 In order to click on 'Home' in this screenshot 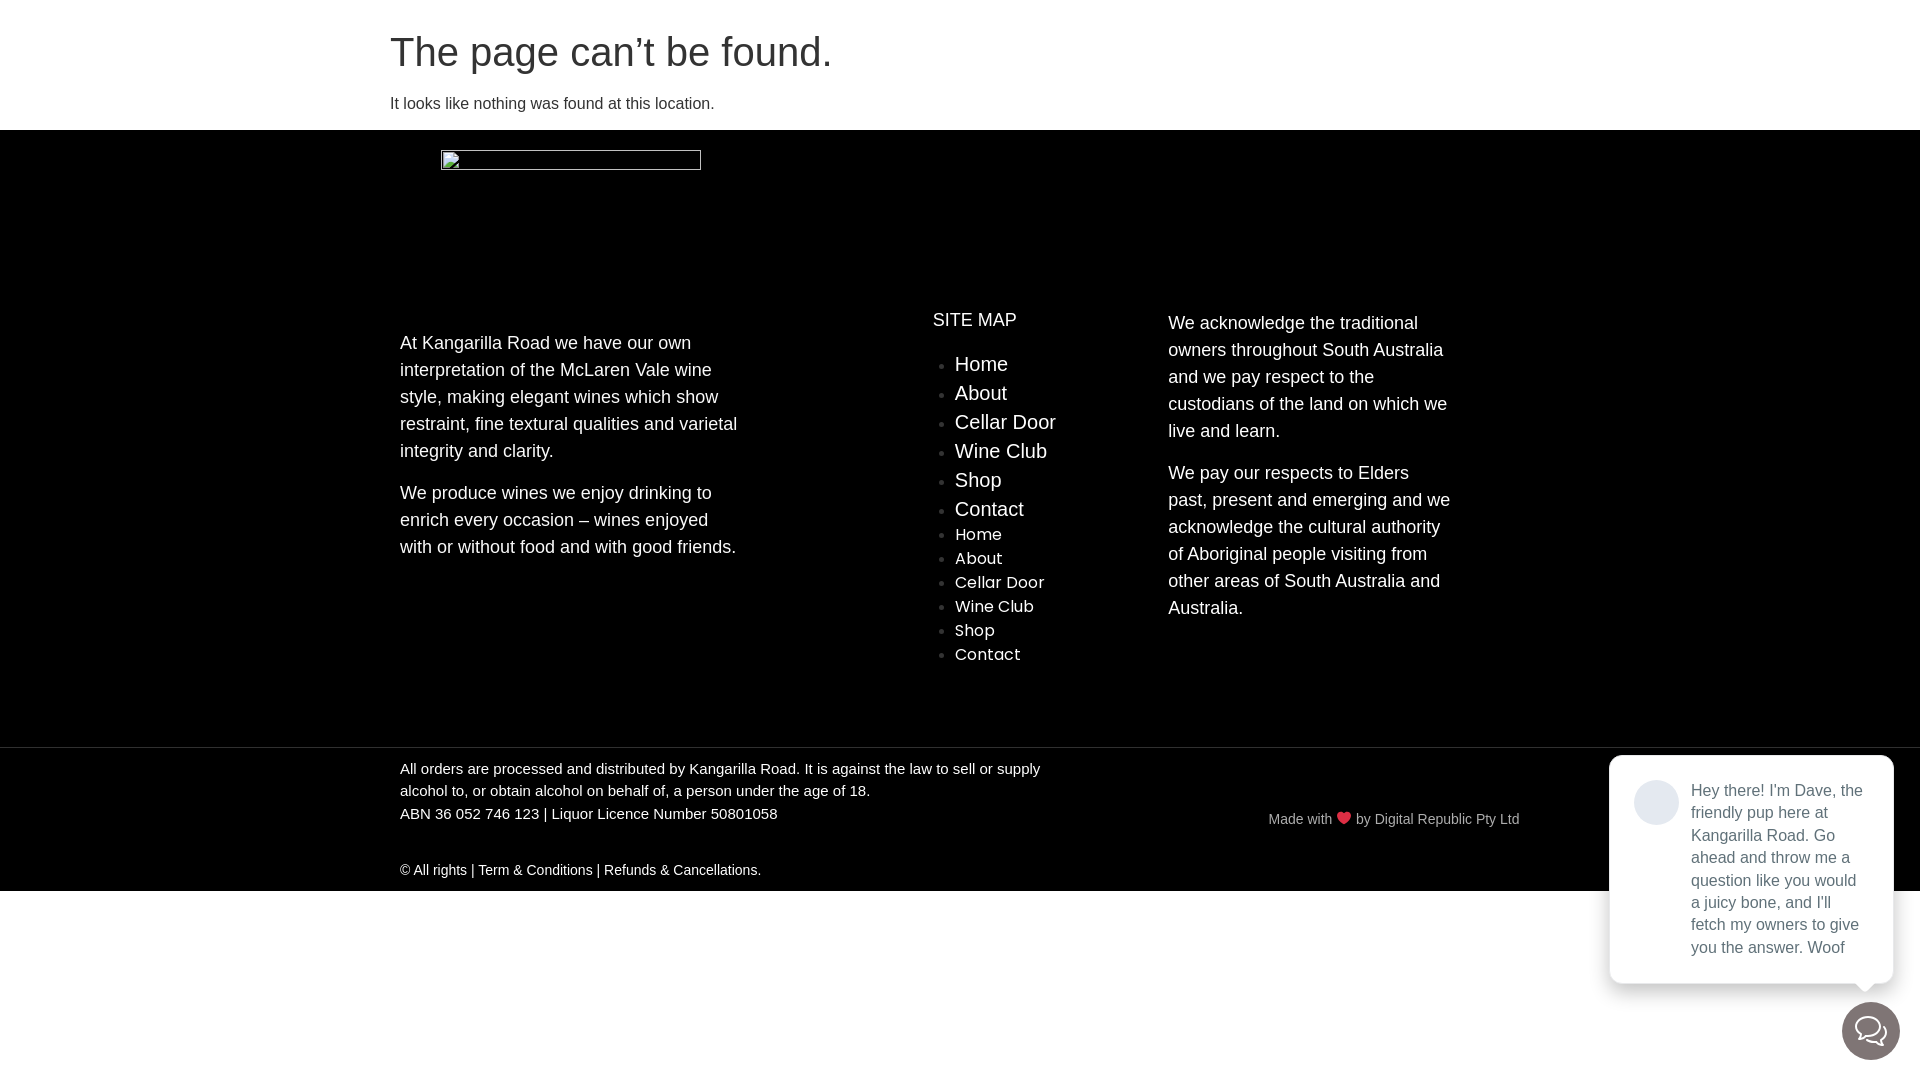, I will do `click(978, 533)`.